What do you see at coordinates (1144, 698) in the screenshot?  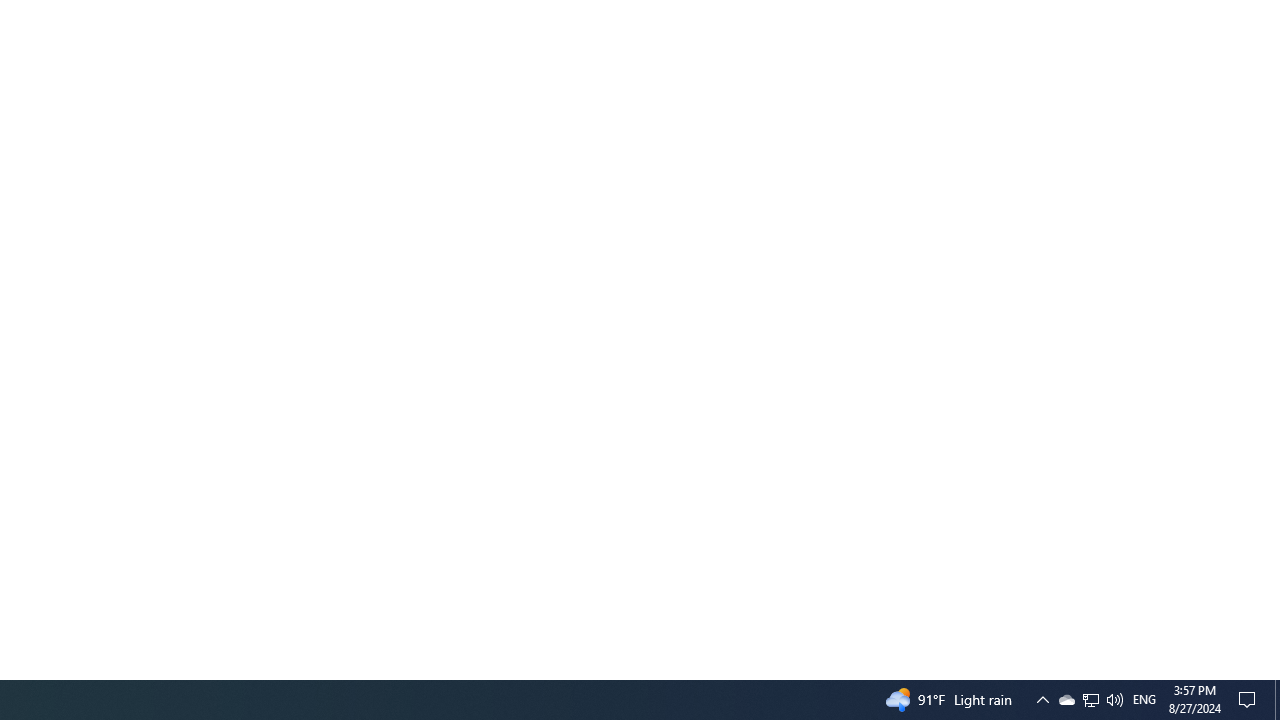 I see `'Tray Input Indicator - English (United States)'` at bounding box center [1144, 698].